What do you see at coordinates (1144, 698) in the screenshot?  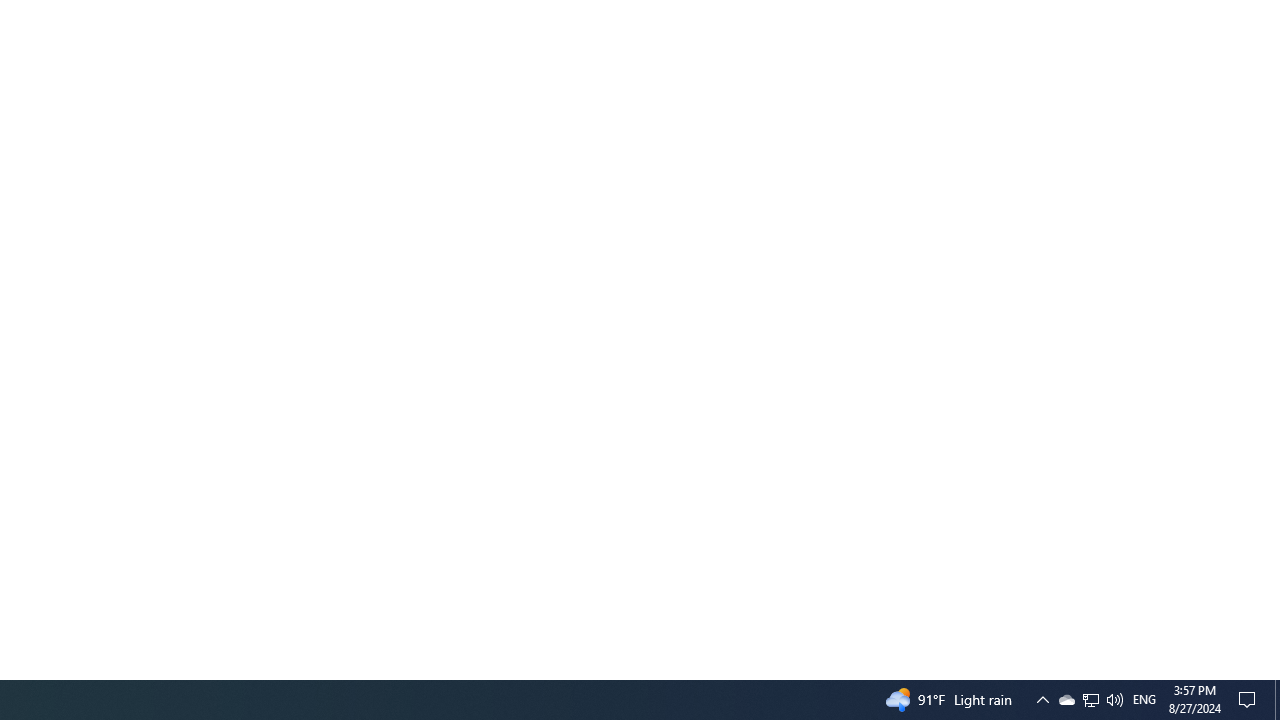 I see `'Tray Input Indicator - English (United States)'` at bounding box center [1144, 698].